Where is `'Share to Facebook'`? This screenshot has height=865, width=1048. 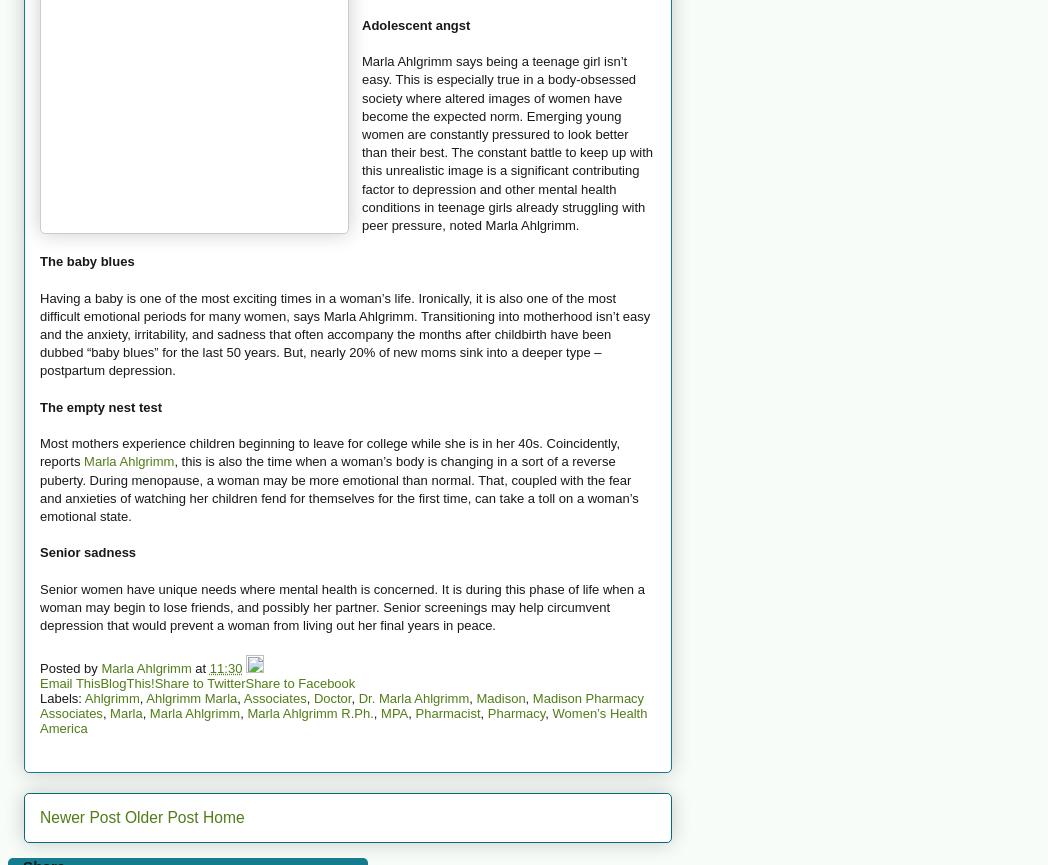 'Share to Facebook' is located at coordinates (299, 682).